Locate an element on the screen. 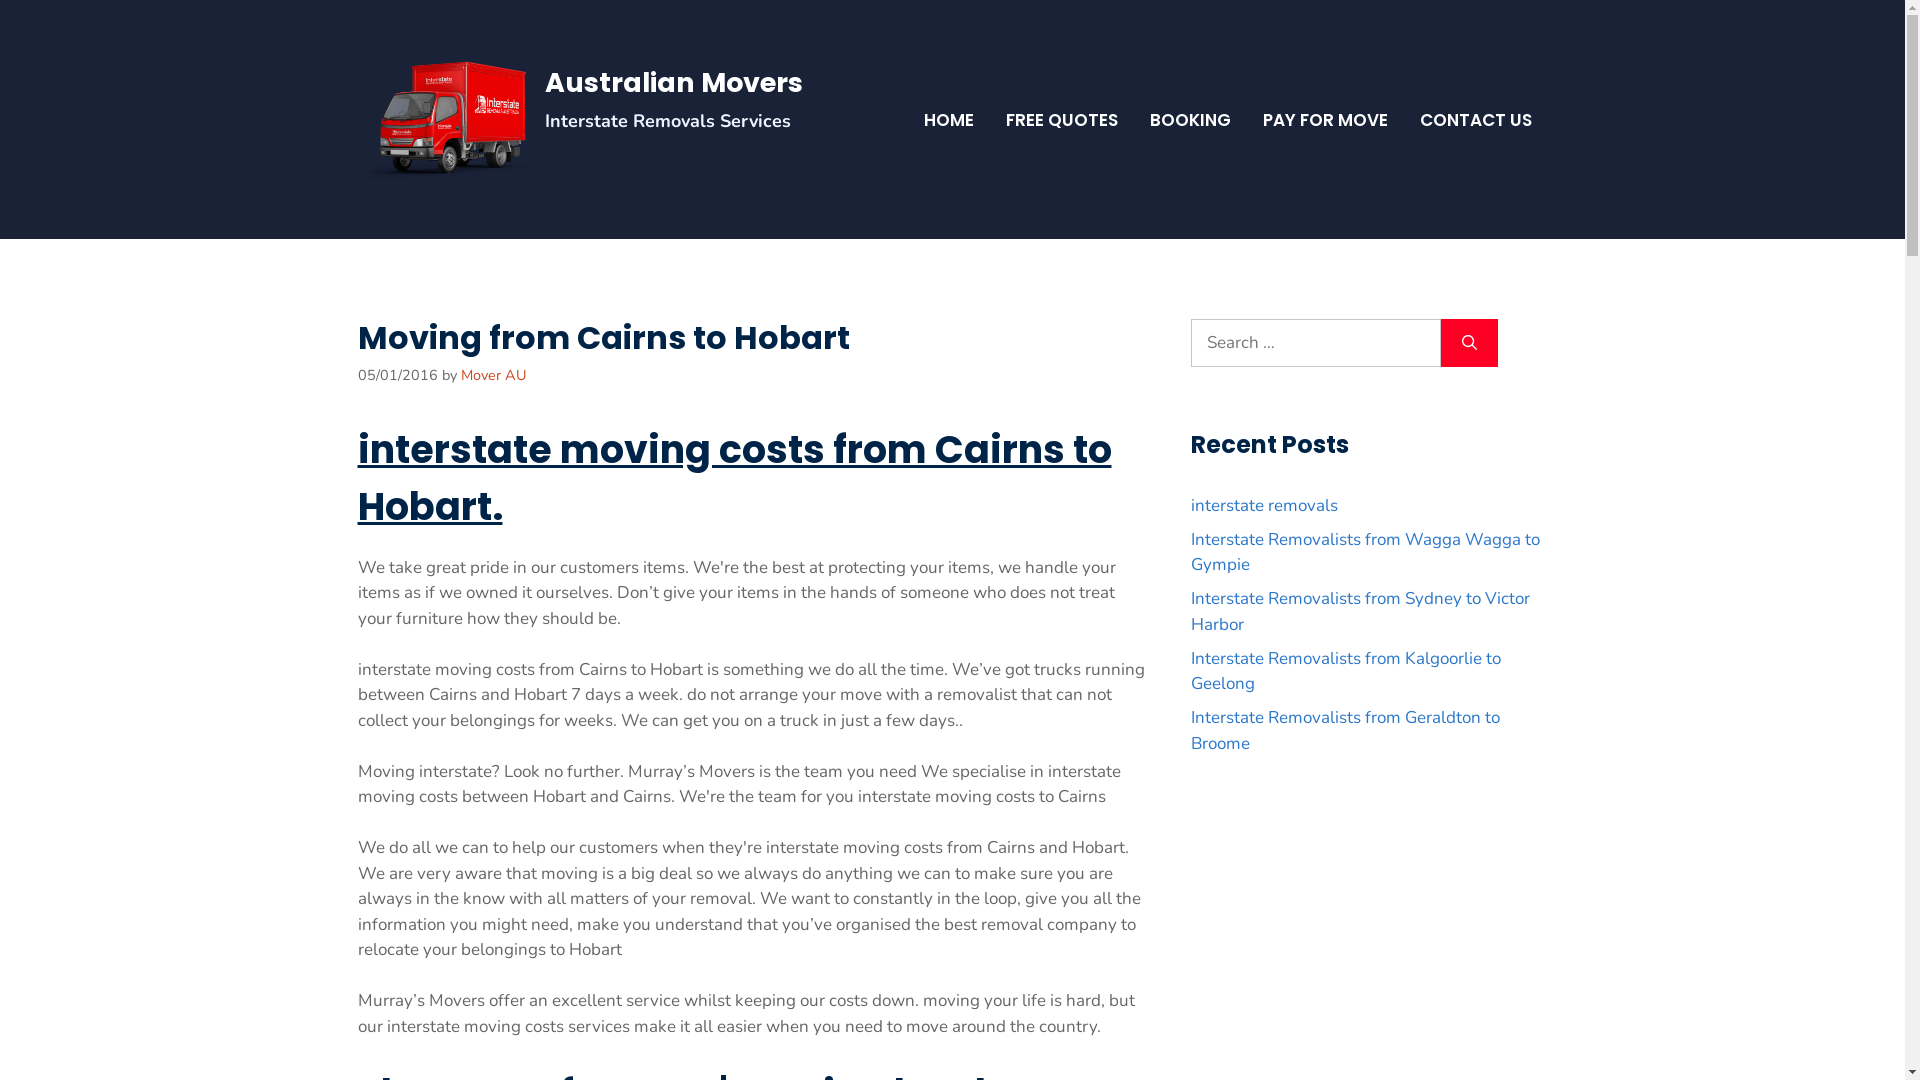 This screenshot has width=1920, height=1080. 'CONTACT US' is located at coordinates (1476, 119).